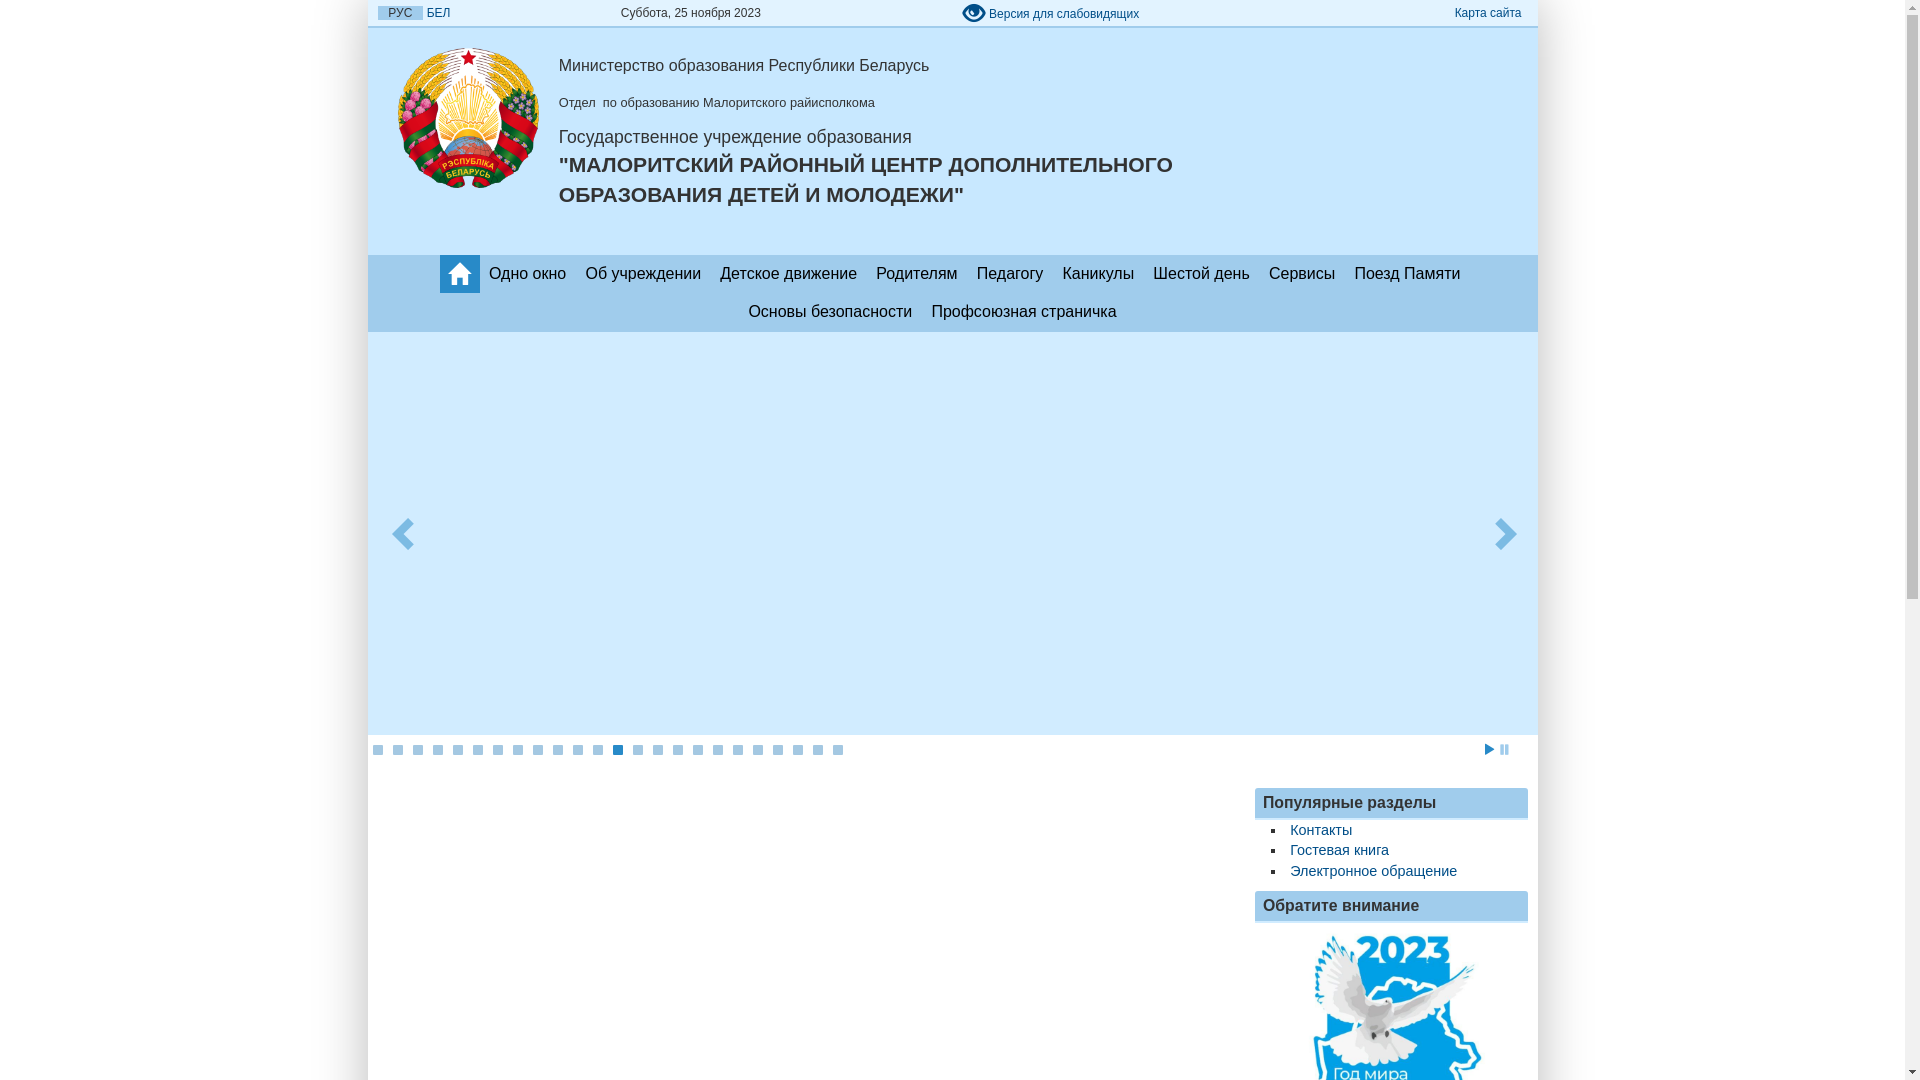 The image size is (1920, 1080). I want to click on '2', so click(397, 749).